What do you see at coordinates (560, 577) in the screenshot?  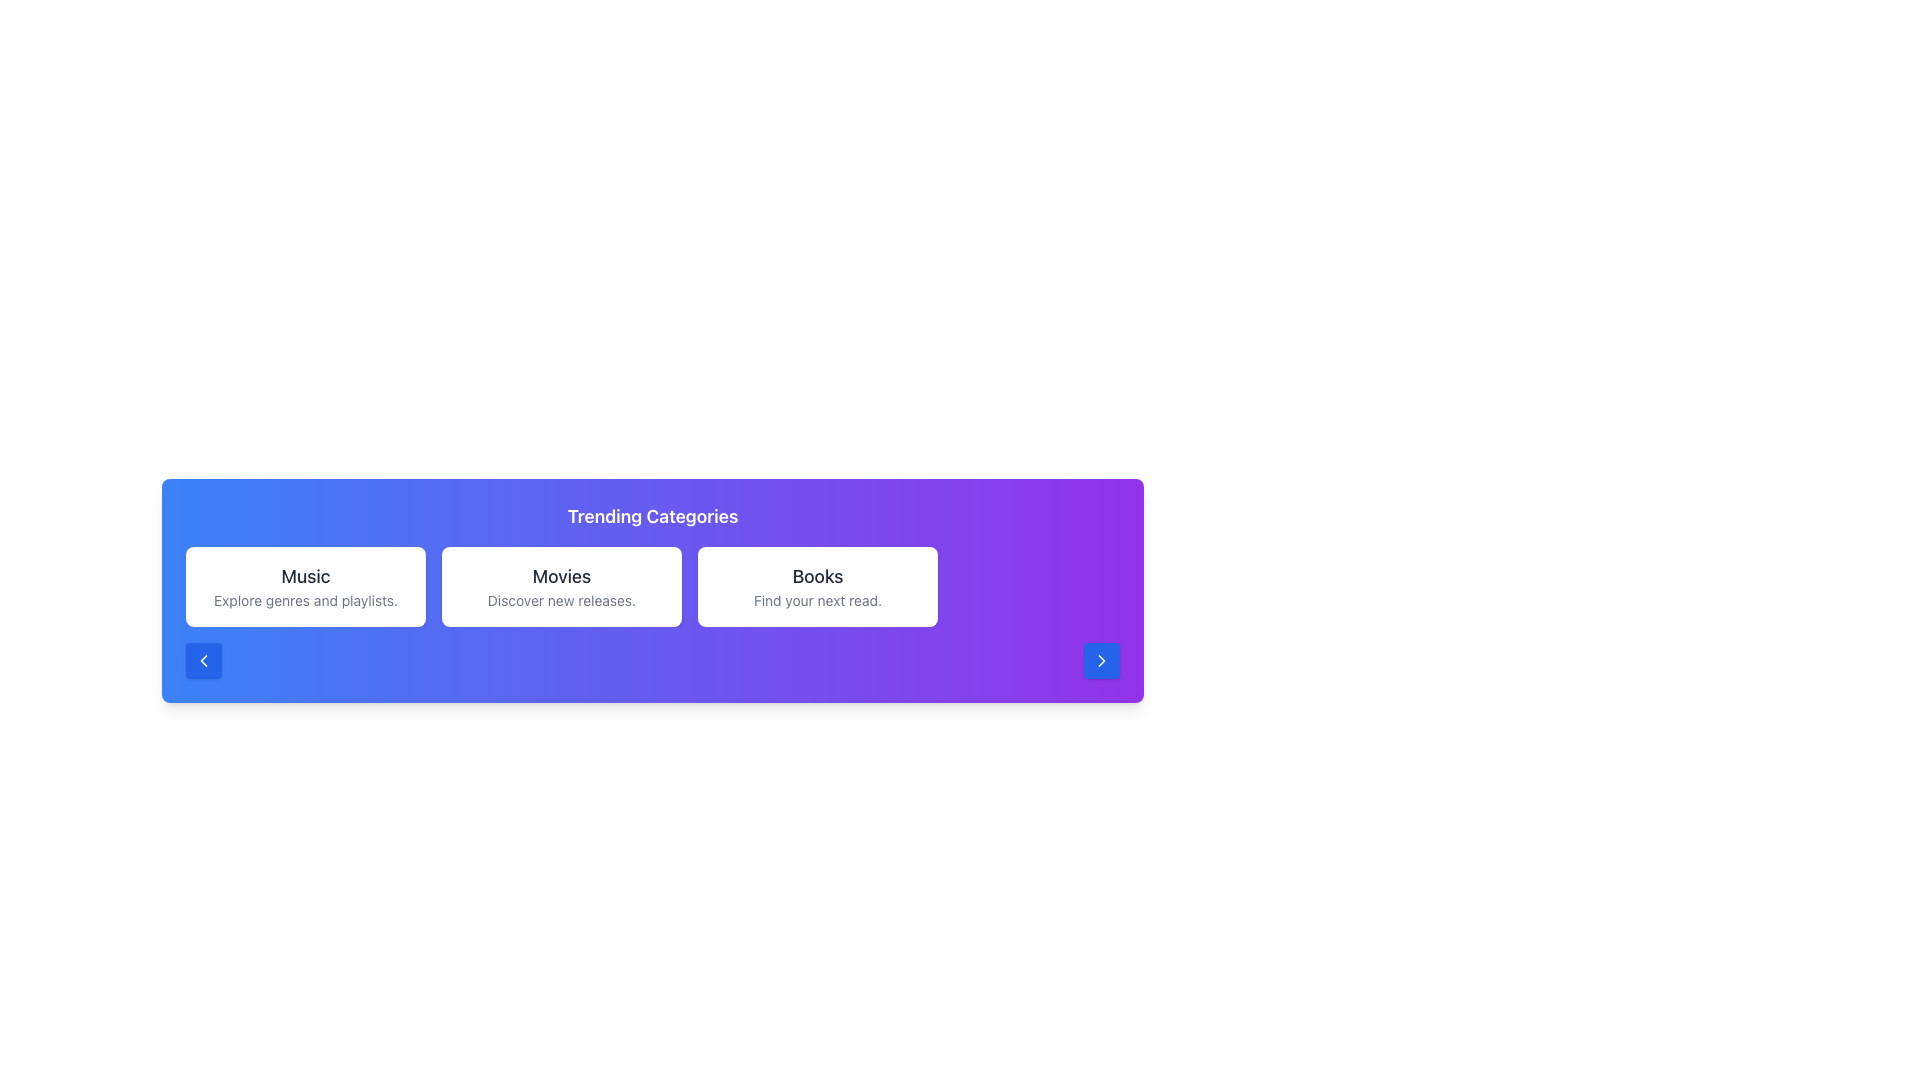 I see `the 'Movies' text label, which serves as the title for its card-like structure, positioned at the top of the second card in a horizontally aligned list` at bounding box center [560, 577].